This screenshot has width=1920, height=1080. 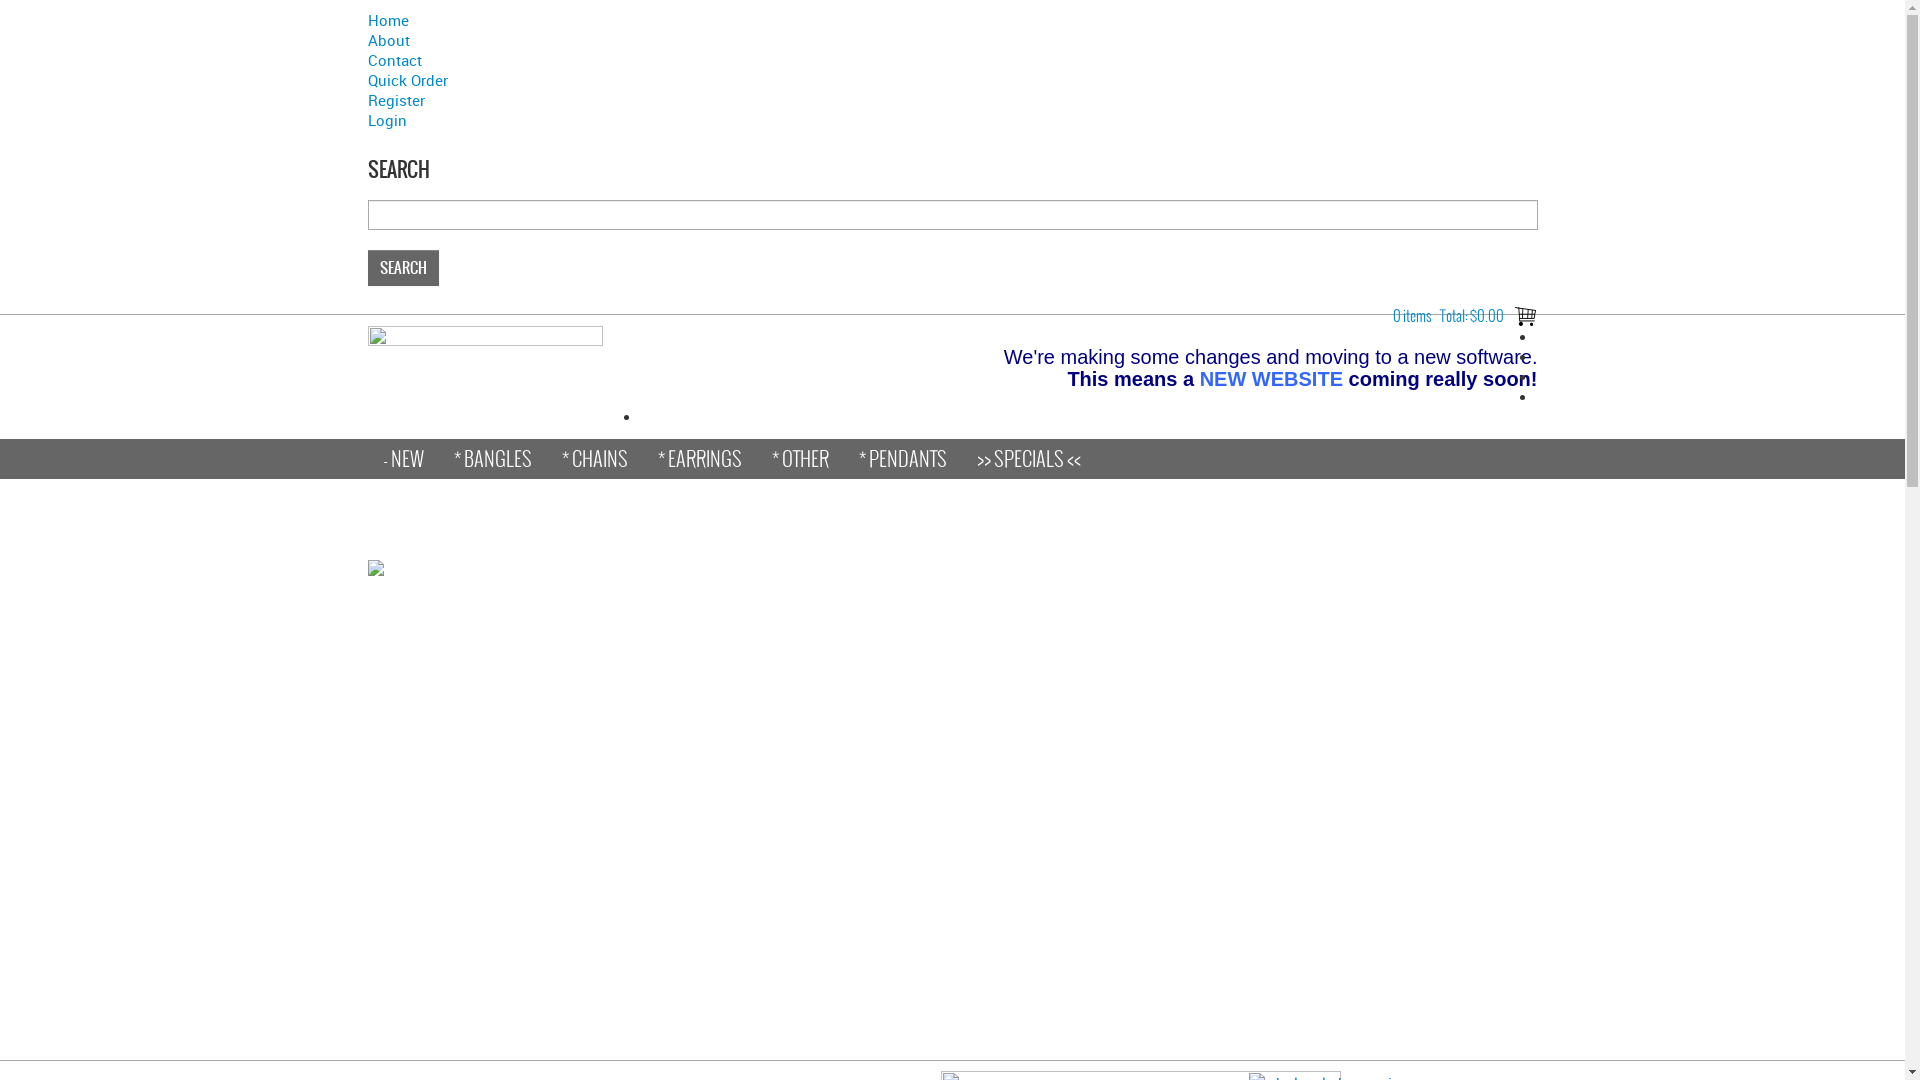 What do you see at coordinates (491, 459) in the screenshot?
I see `'* BANGLES'` at bounding box center [491, 459].